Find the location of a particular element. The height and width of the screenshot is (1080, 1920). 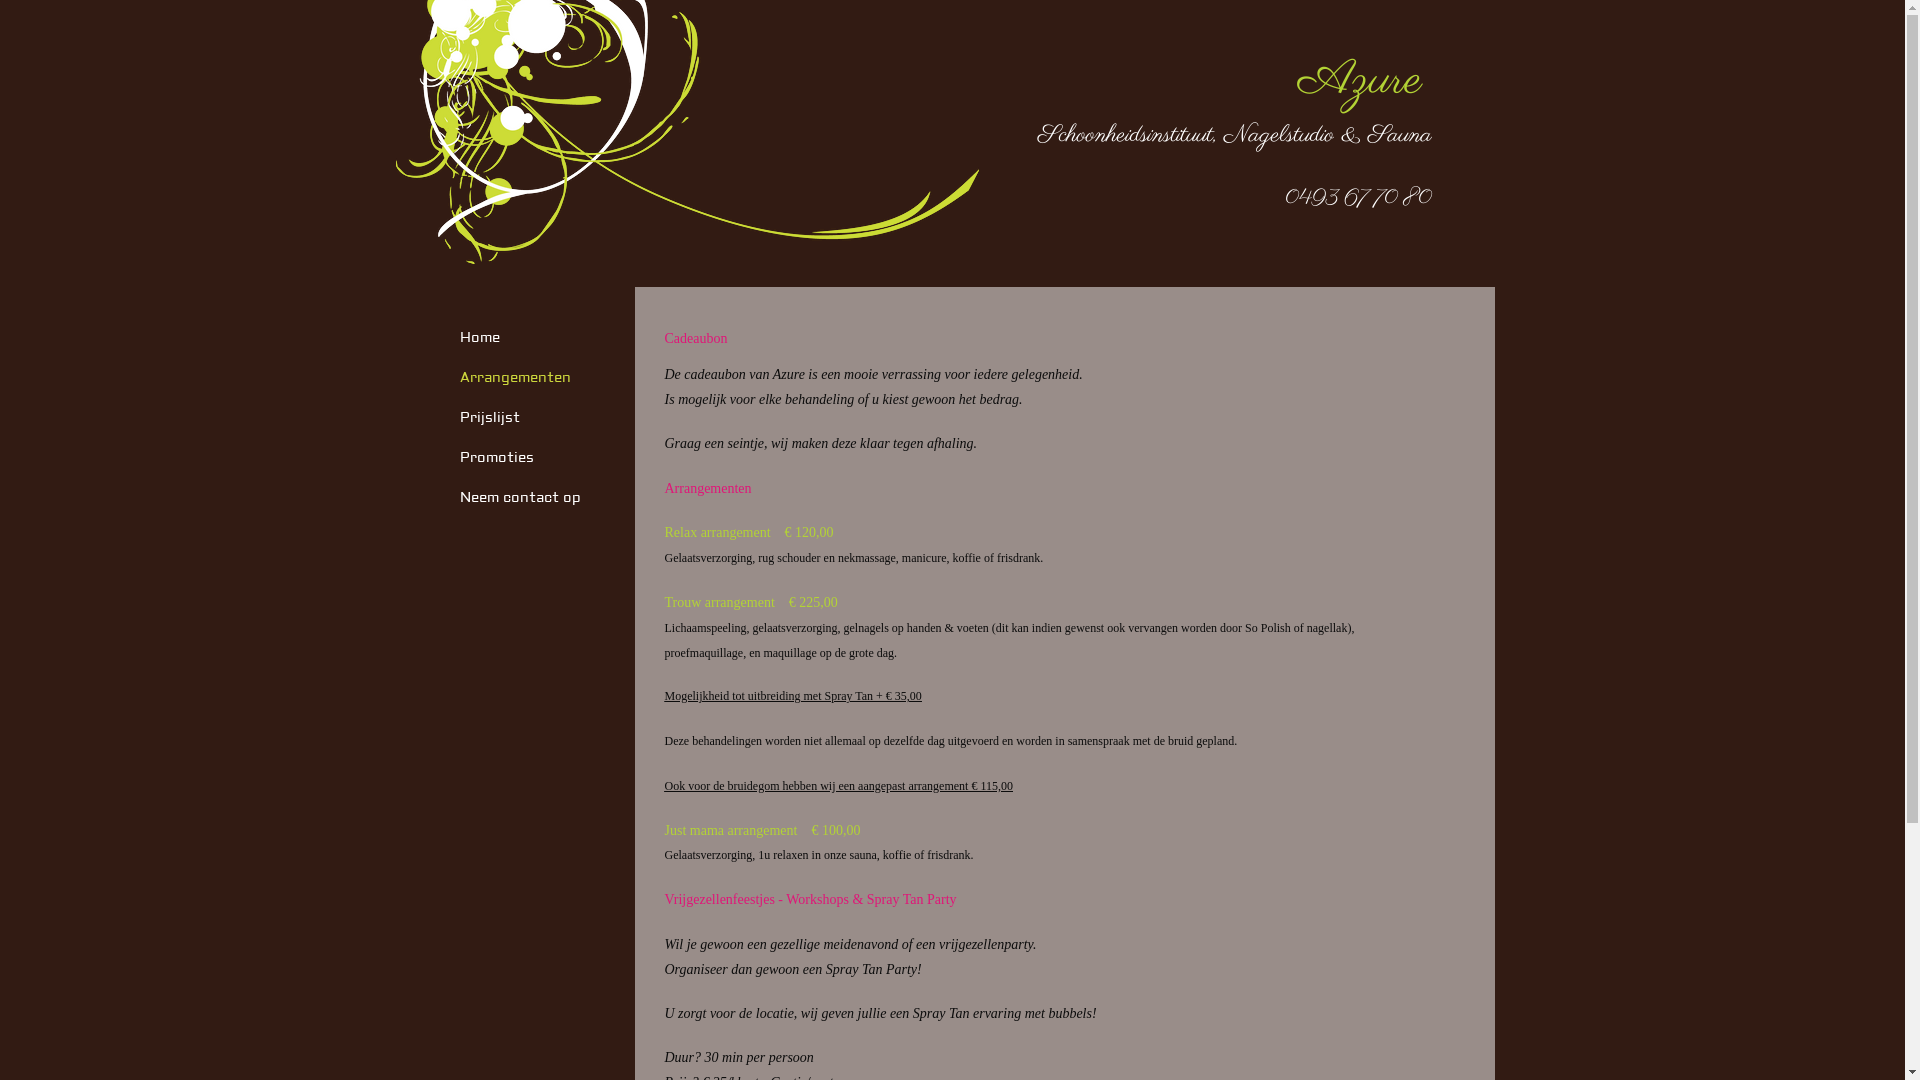

'Arrangementen' is located at coordinates (515, 378).